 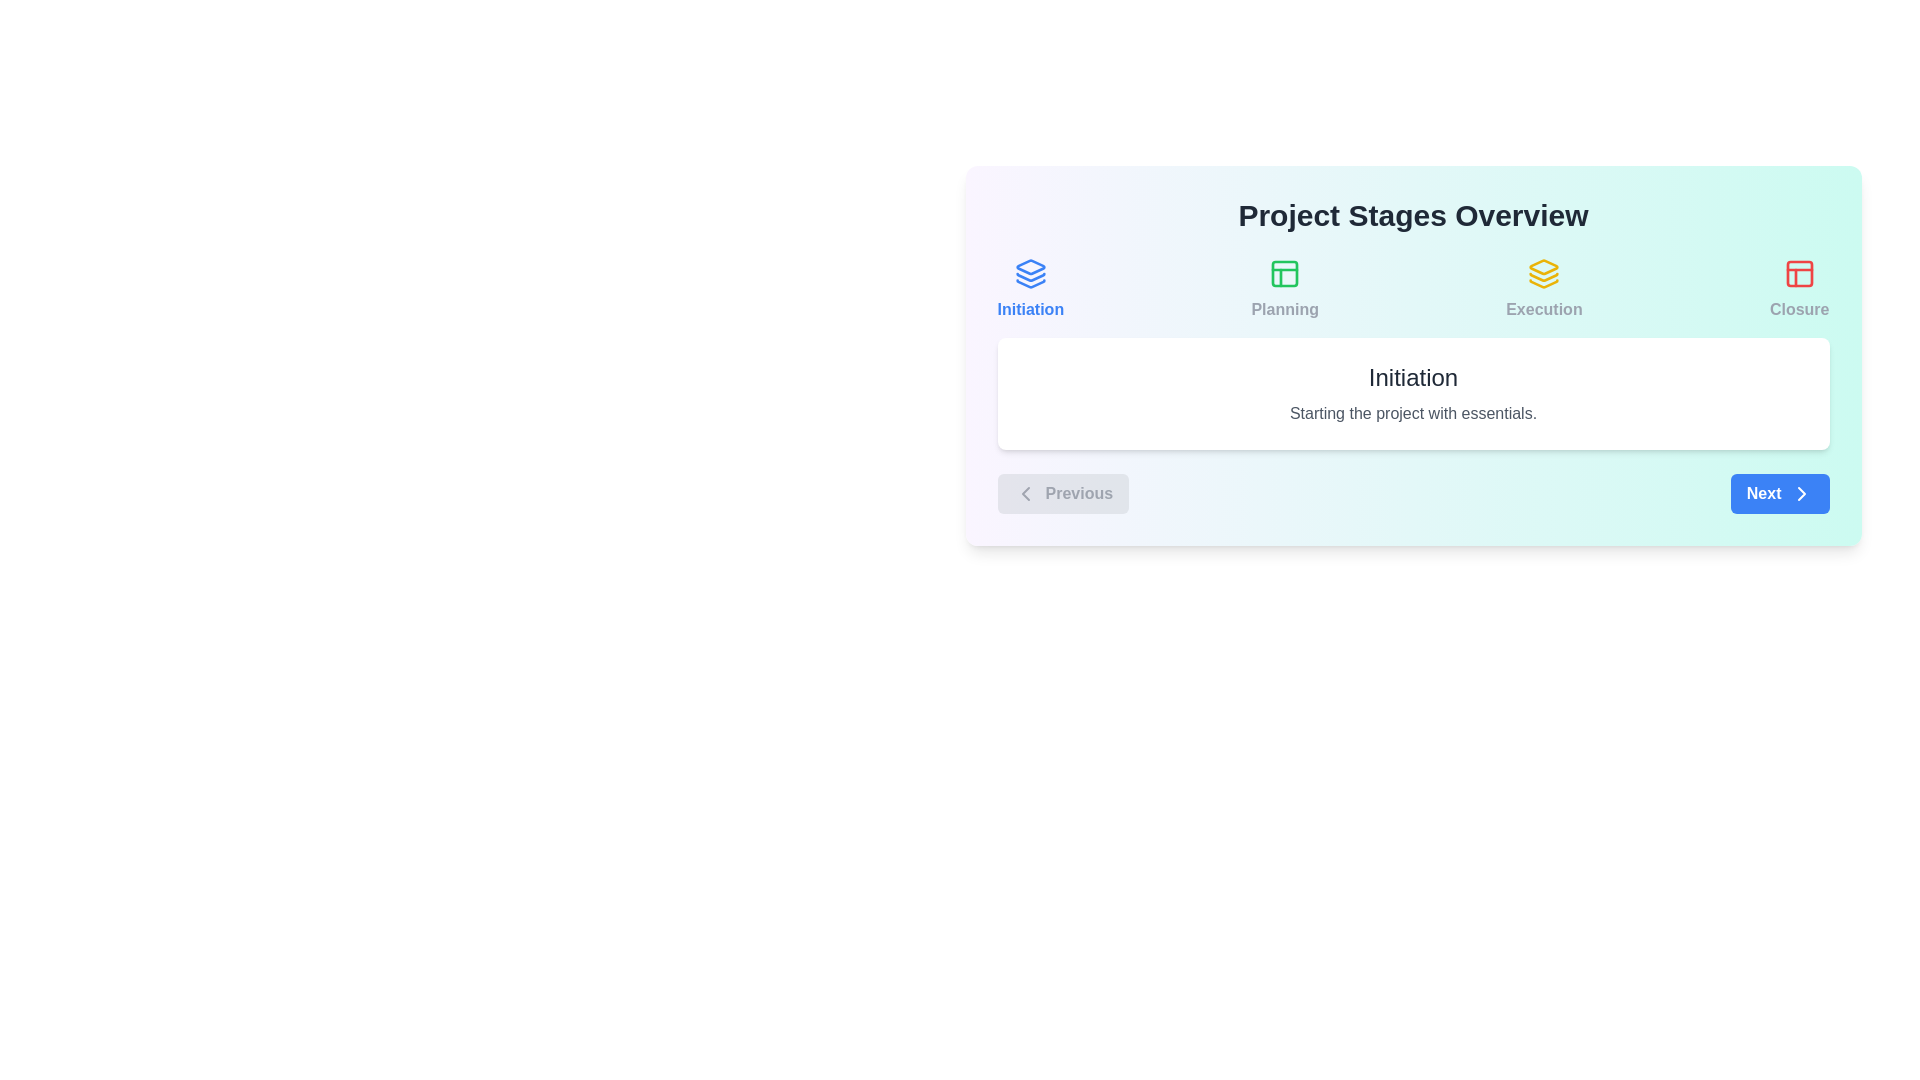 What do you see at coordinates (1801, 493) in the screenshot?
I see `the rightward-pointing chevron icon, which is an SVG-based element located adjacent to the 'Next' button in the lower-right corner of the main interface for navigation purposes` at bounding box center [1801, 493].